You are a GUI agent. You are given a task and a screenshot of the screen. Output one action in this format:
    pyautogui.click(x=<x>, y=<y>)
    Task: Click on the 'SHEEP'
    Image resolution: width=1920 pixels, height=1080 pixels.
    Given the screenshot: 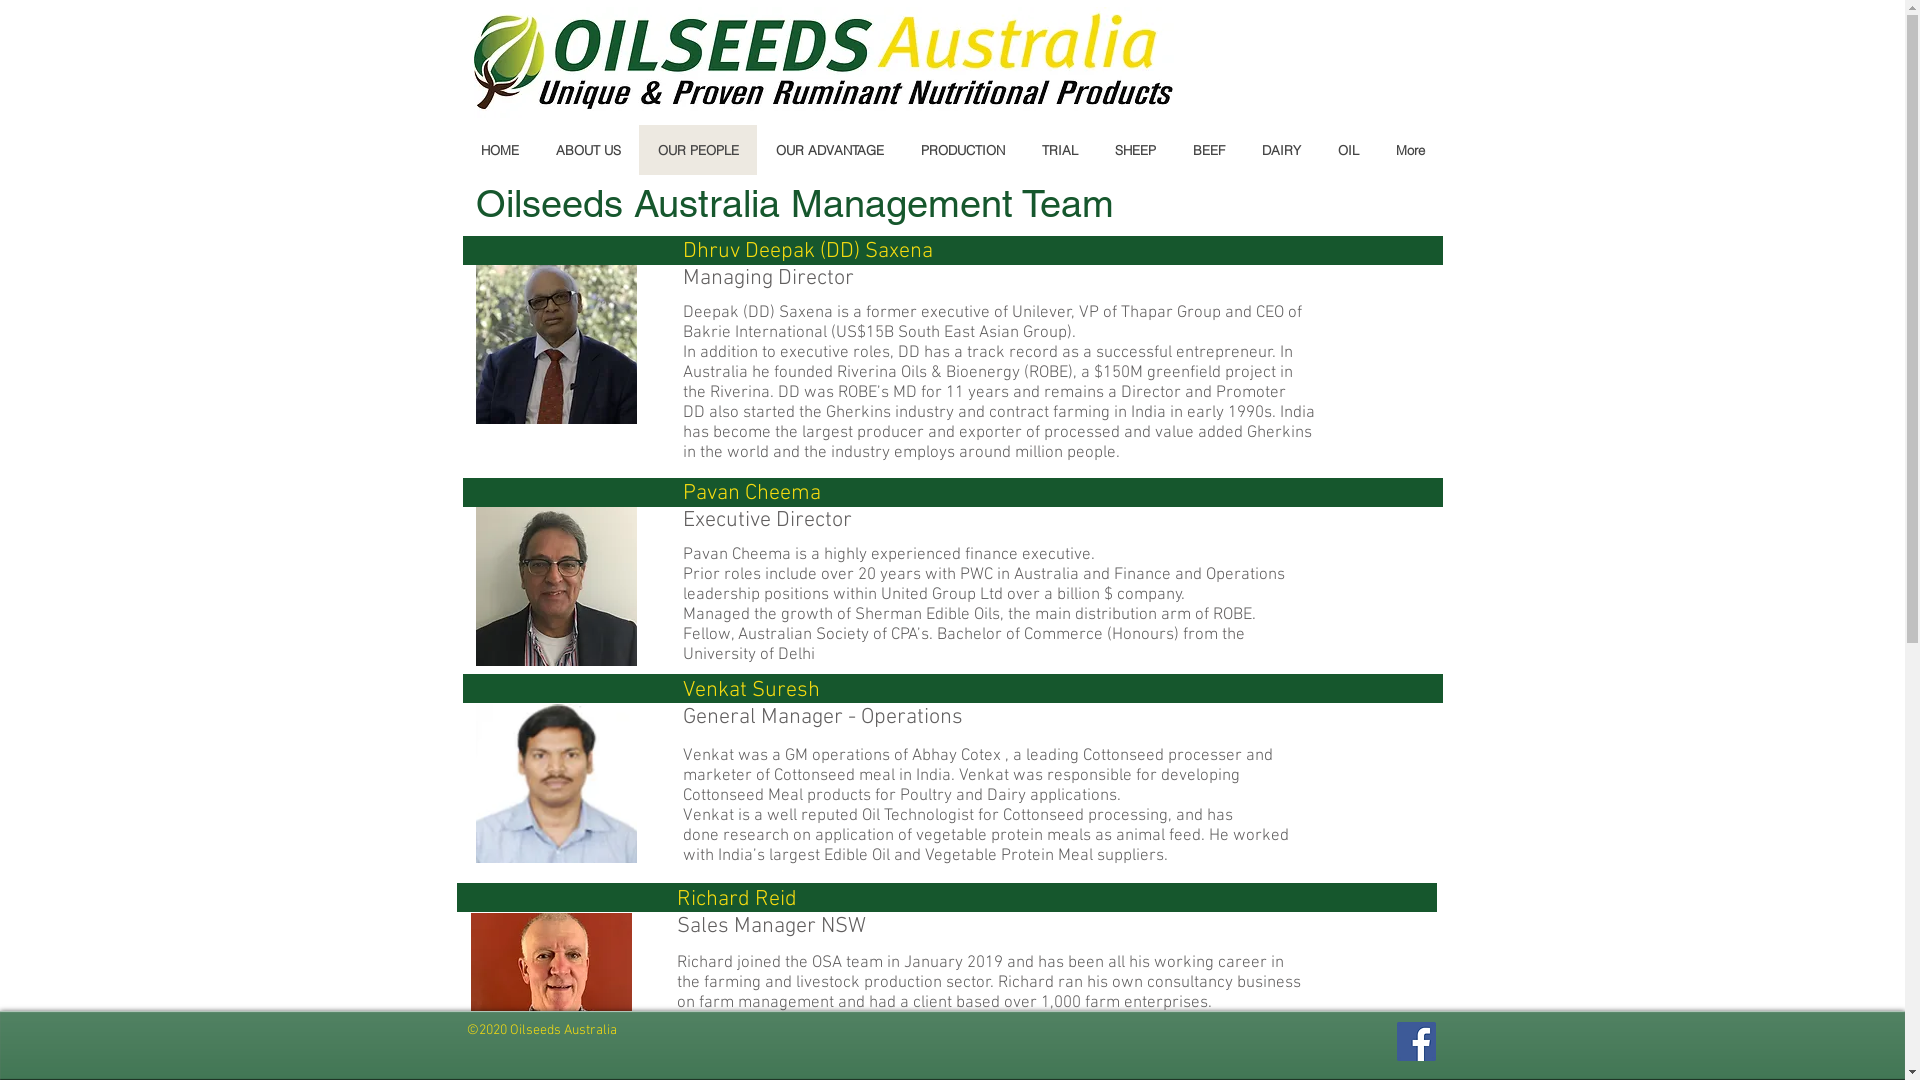 What is the action you would take?
    pyautogui.click(x=1094, y=149)
    